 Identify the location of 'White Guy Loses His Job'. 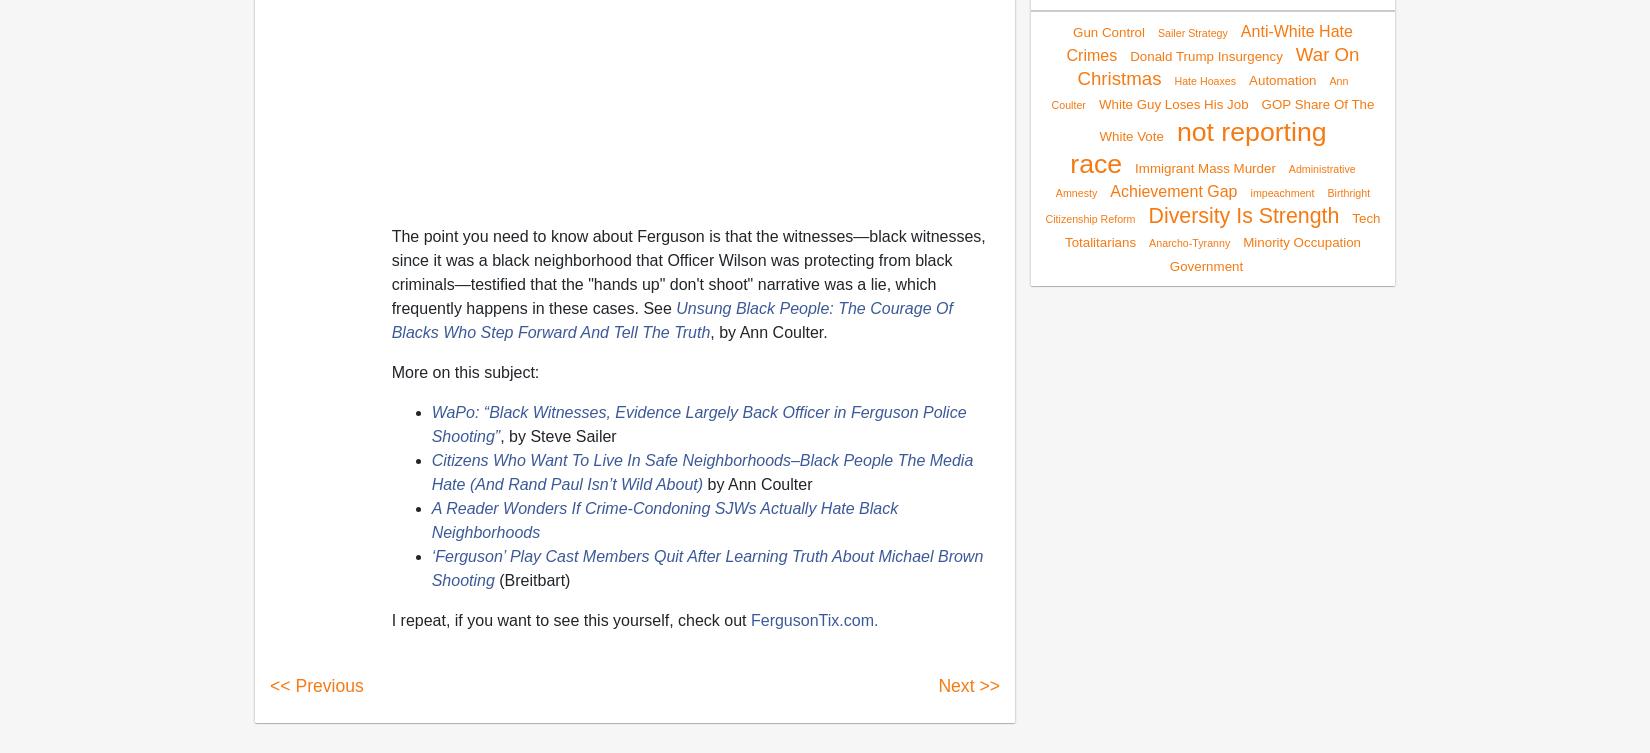
(1172, 103).